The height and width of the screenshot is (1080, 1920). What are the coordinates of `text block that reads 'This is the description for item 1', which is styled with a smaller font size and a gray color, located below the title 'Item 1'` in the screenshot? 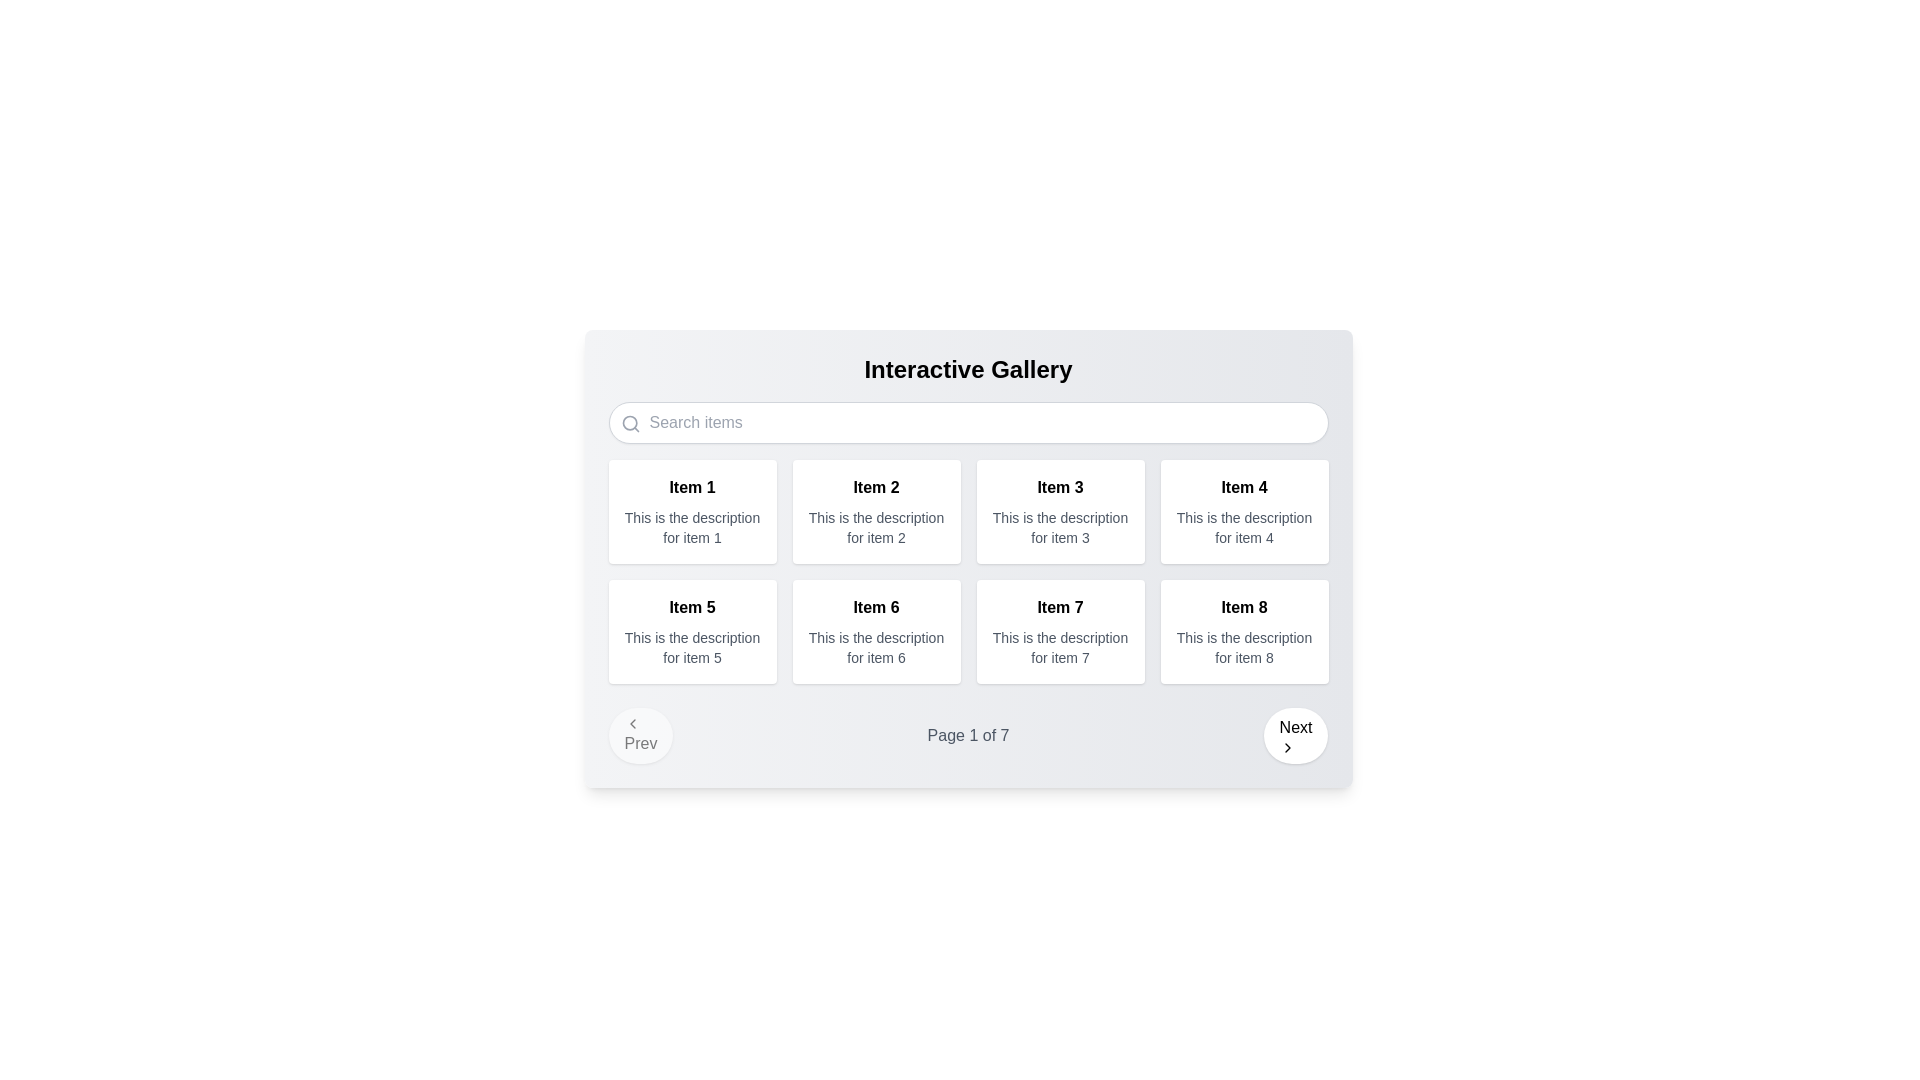 It's located at (692, 527).